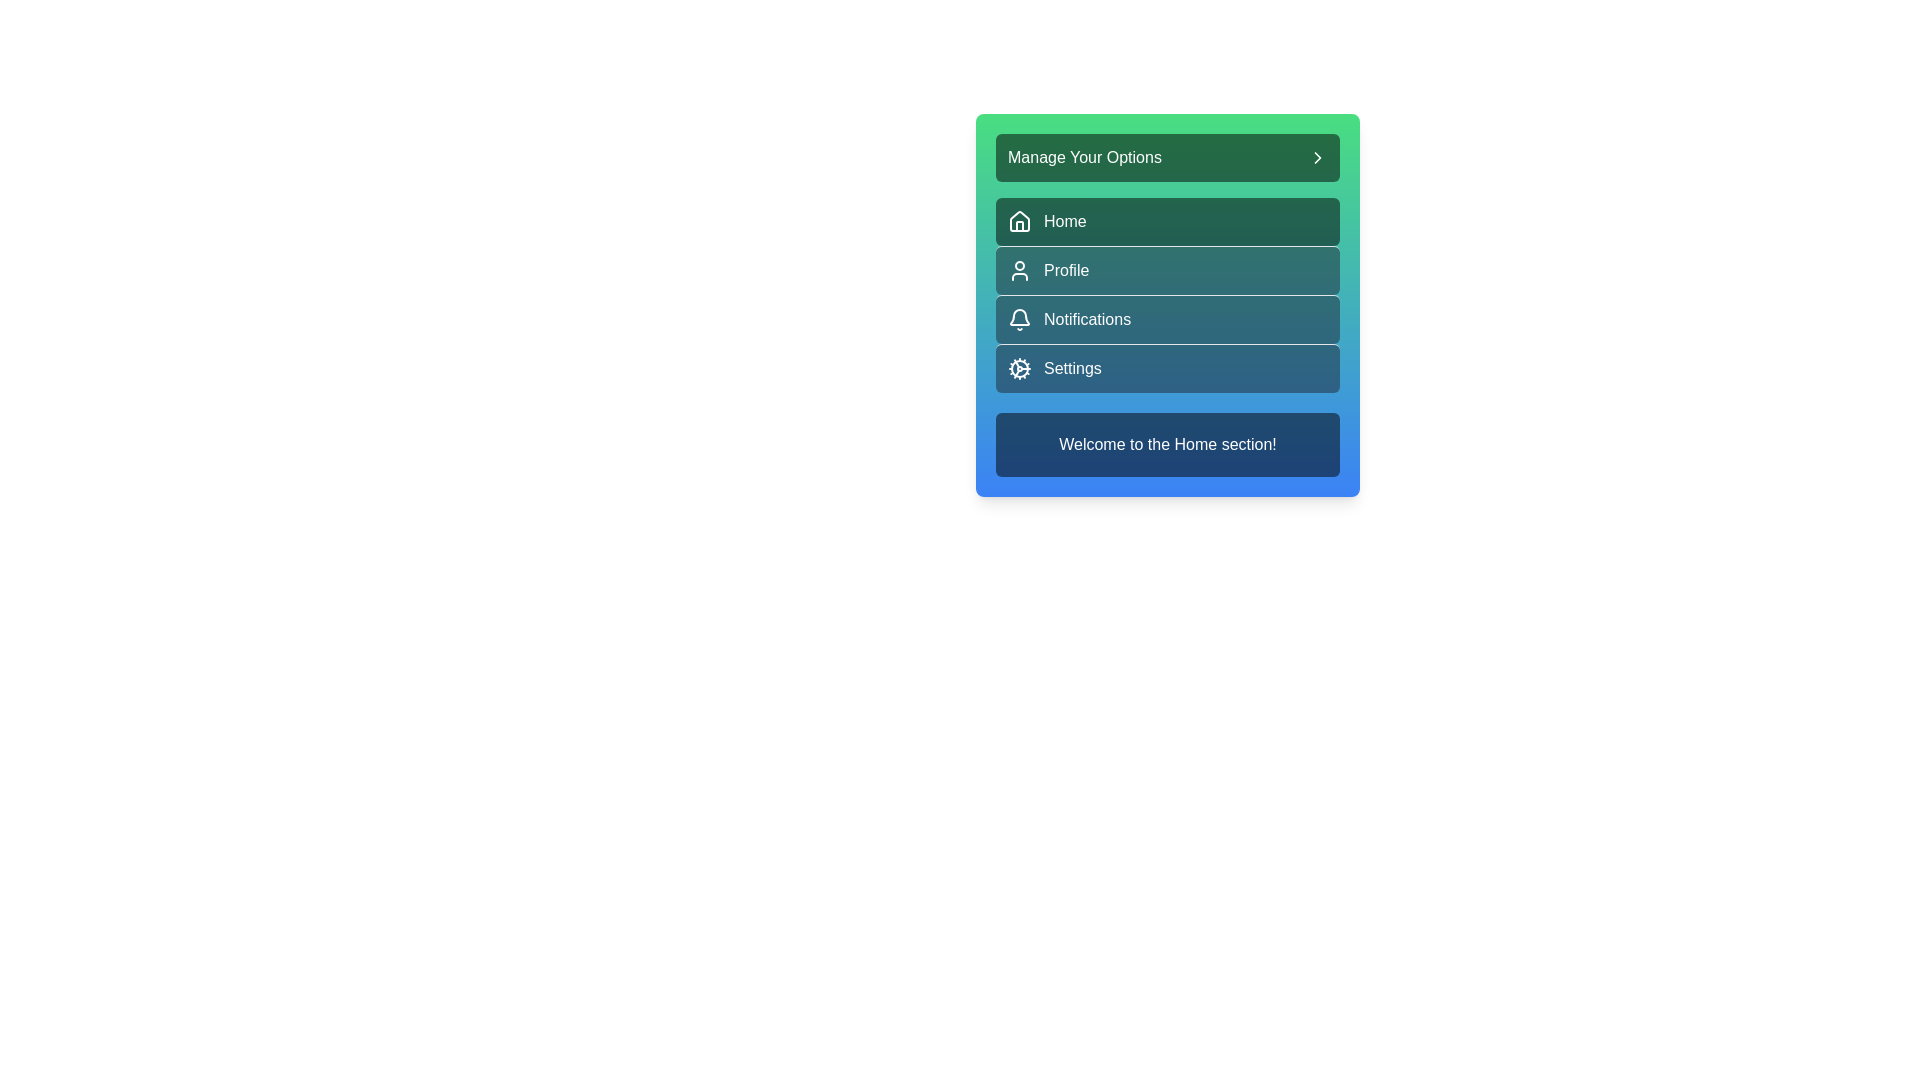 The width and height of the screenshot is (1920, 1080). What do you see at coordinates (1167, 368) in the screenshot?
I see `the 'Settings' button in the vertical menu list` at bounding box center [1167, 368].